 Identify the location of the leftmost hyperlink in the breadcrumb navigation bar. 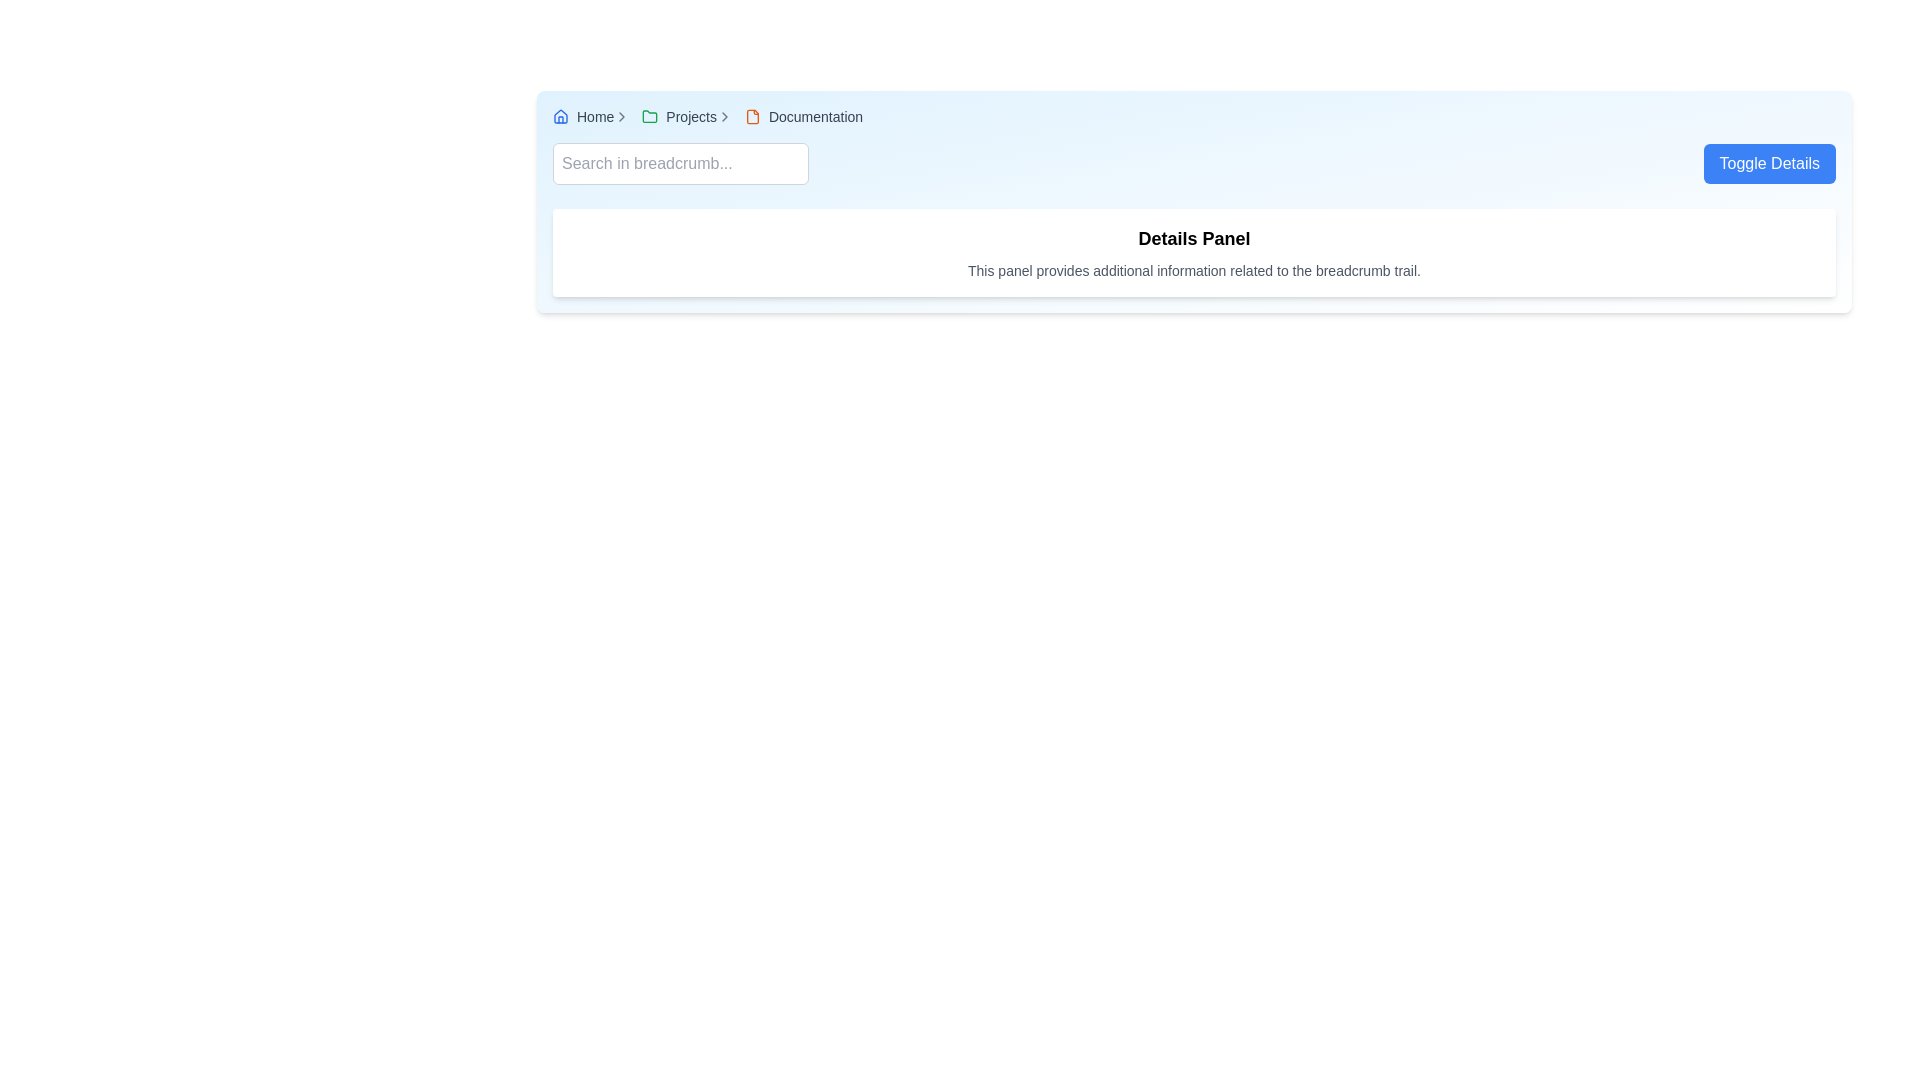
(590, 116).